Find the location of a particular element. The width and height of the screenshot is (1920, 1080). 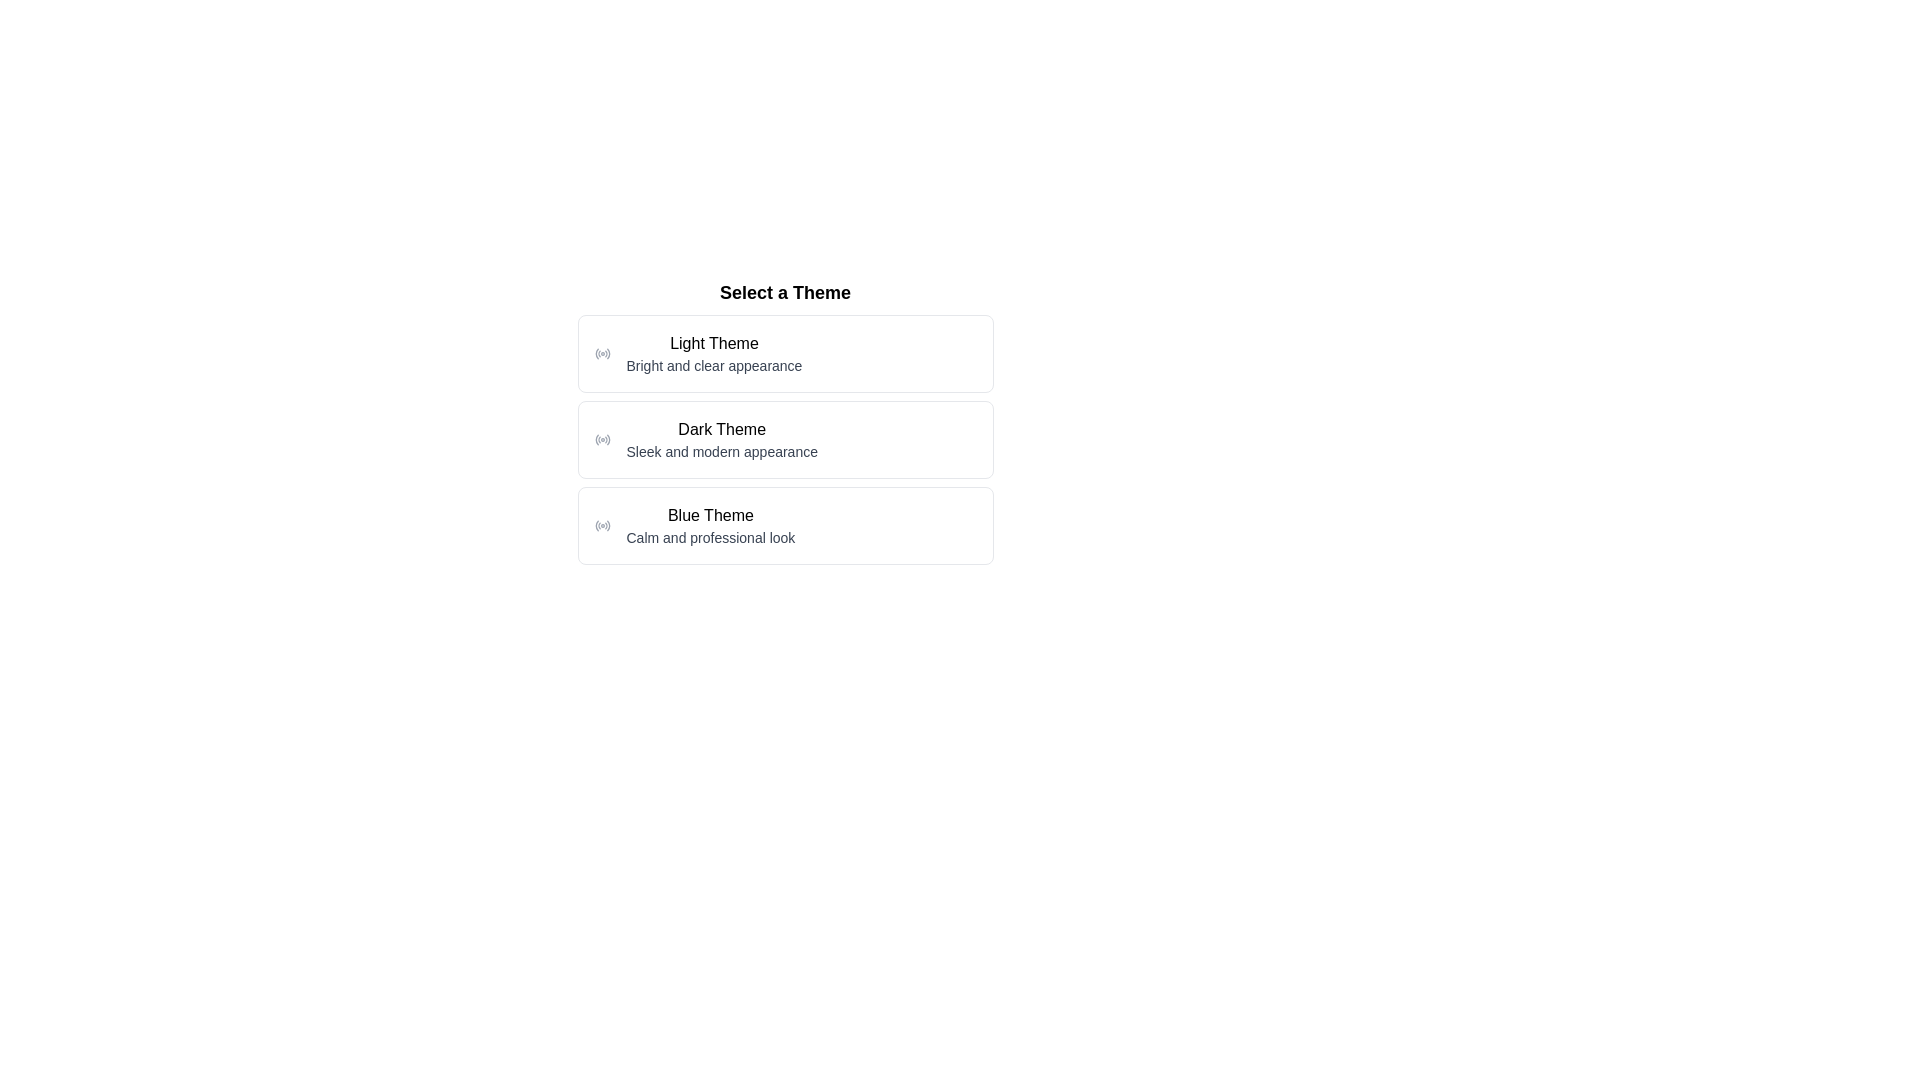

text label that serves as the title for the 'Dark Theme' option in the theme selection interface, positioned in the middle option of the vertically-stacked list is located at coordinates (721, 428).